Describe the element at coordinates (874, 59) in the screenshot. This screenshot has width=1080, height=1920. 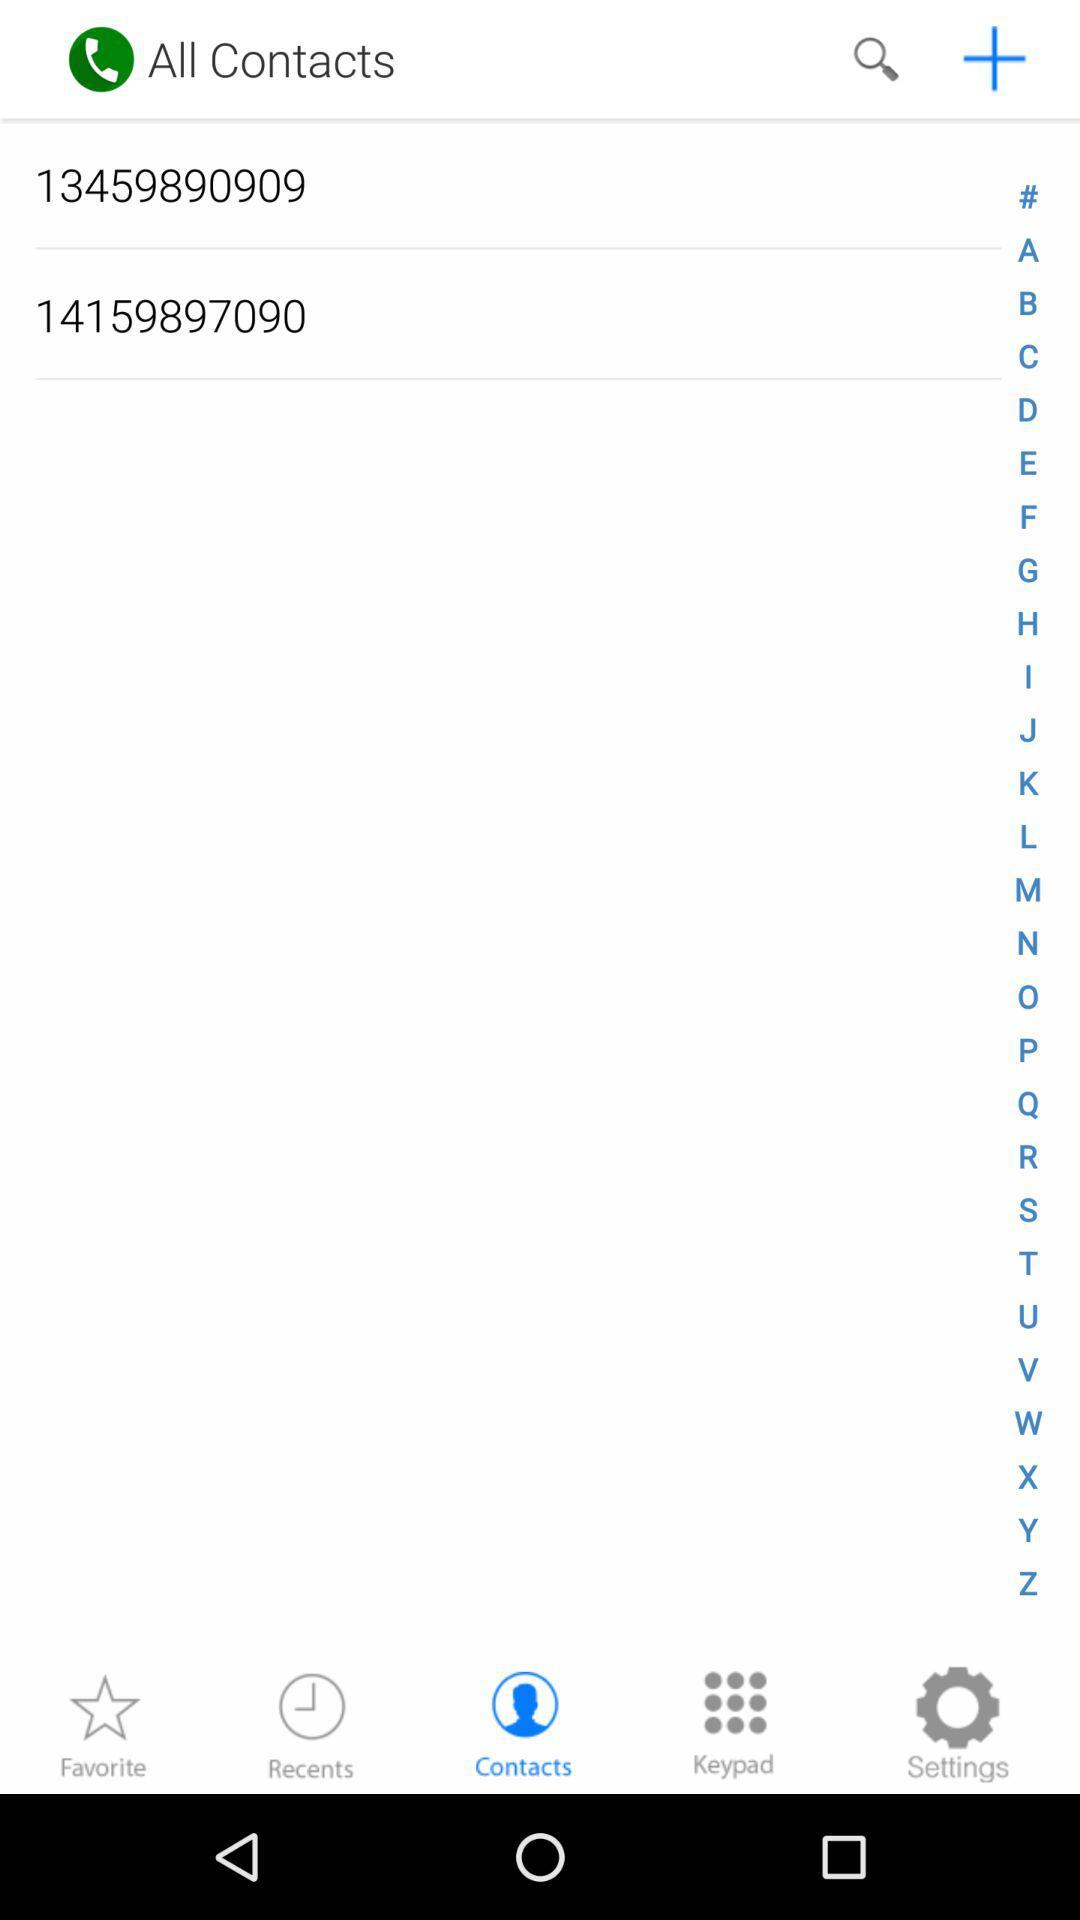
I see `search for a number` at that location.